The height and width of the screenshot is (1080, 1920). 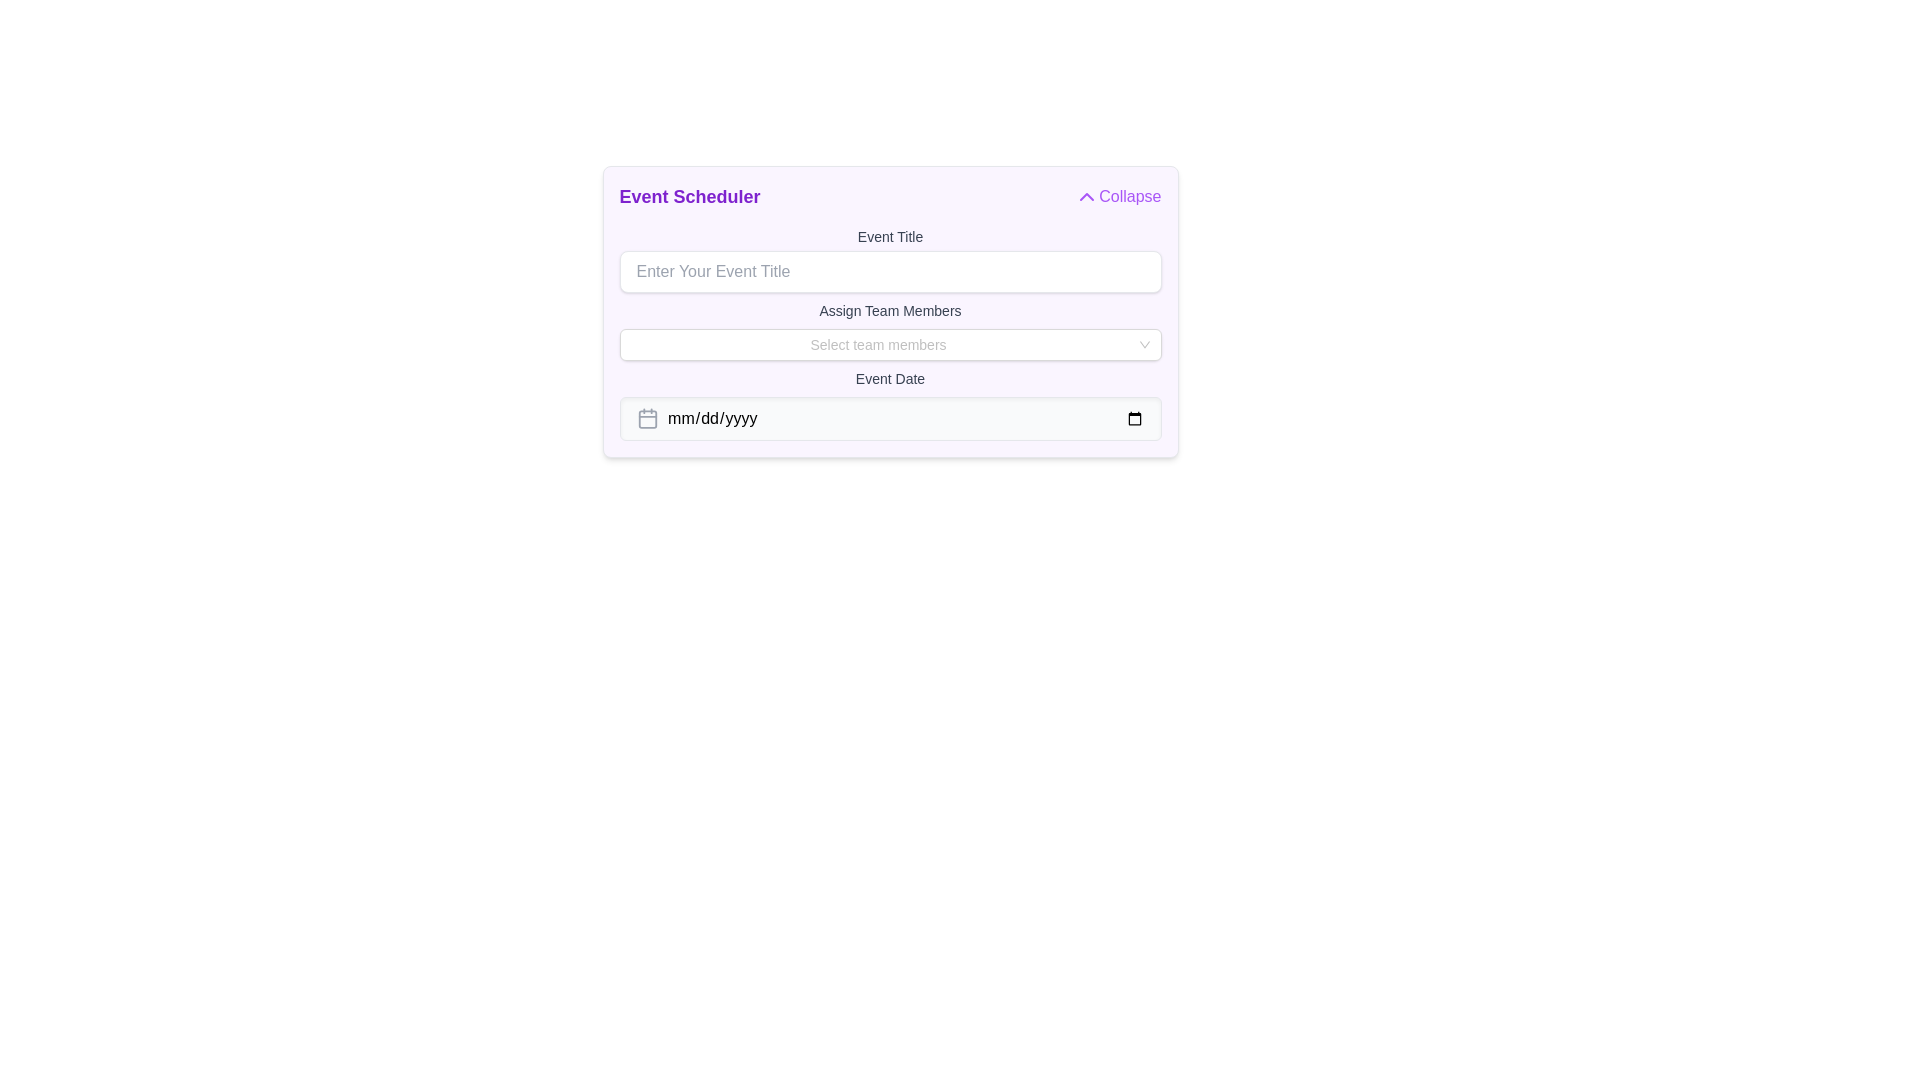 I want to click on the chevron button in the top-right corner of the 'Event Scheduler' card for accessibility navigation, so click(x=1086, y=196).